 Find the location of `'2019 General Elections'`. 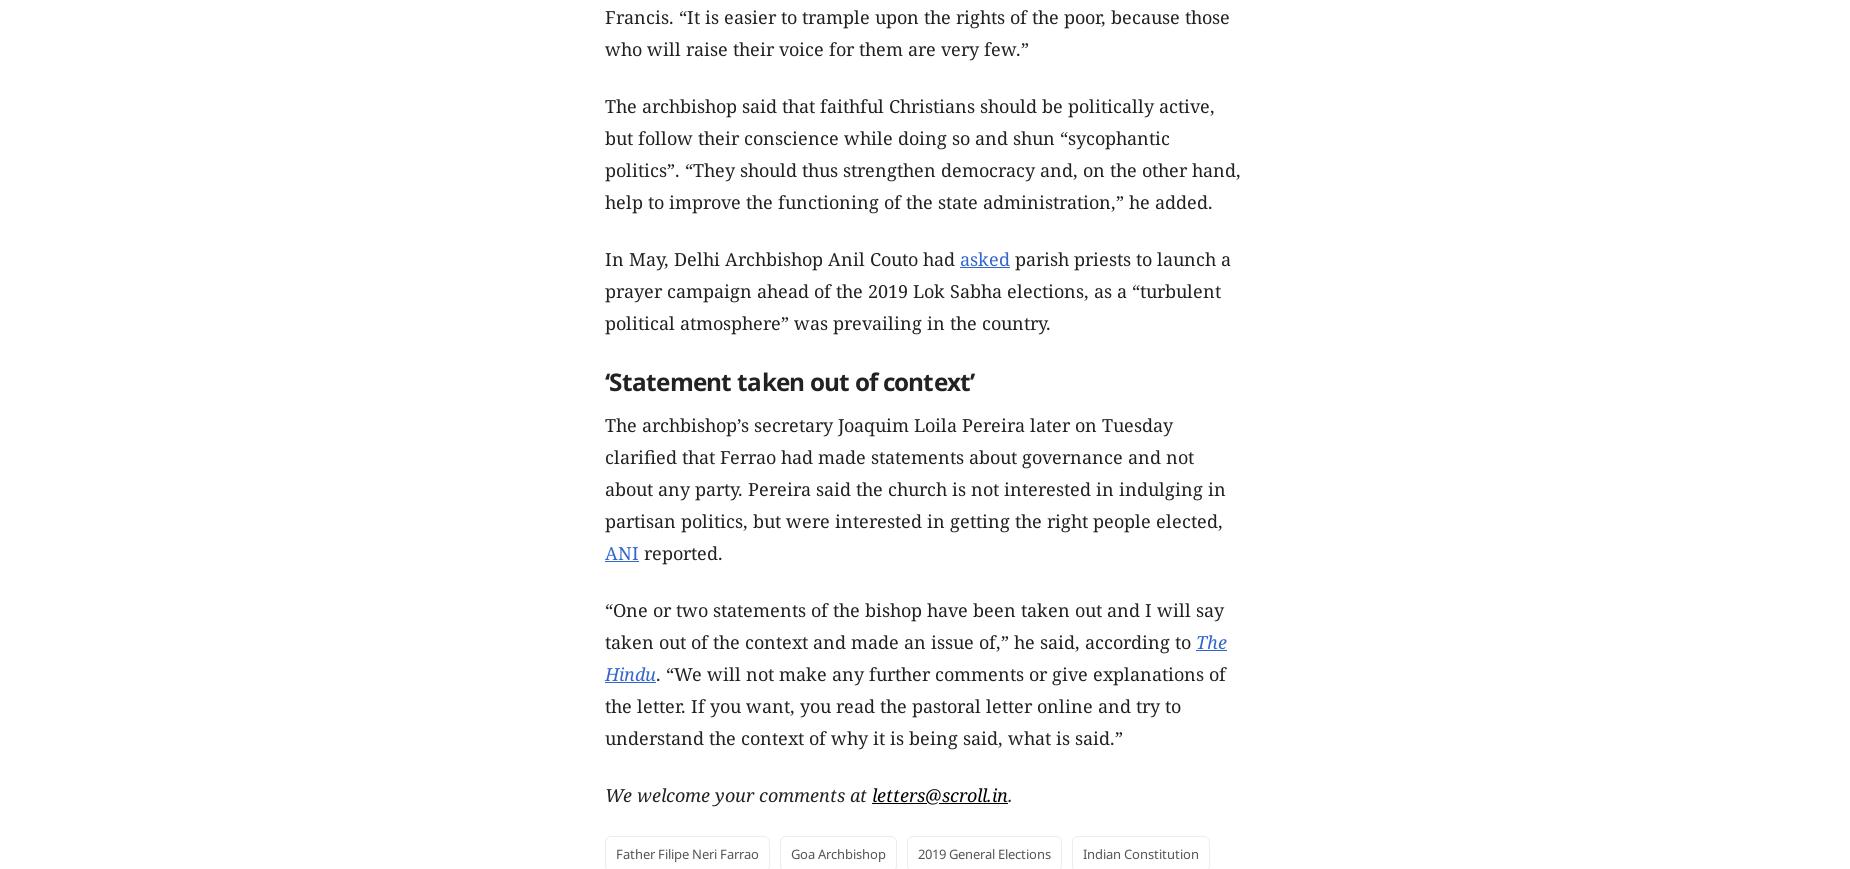

'2019 General Elections' is located at coordinates (983, 853).